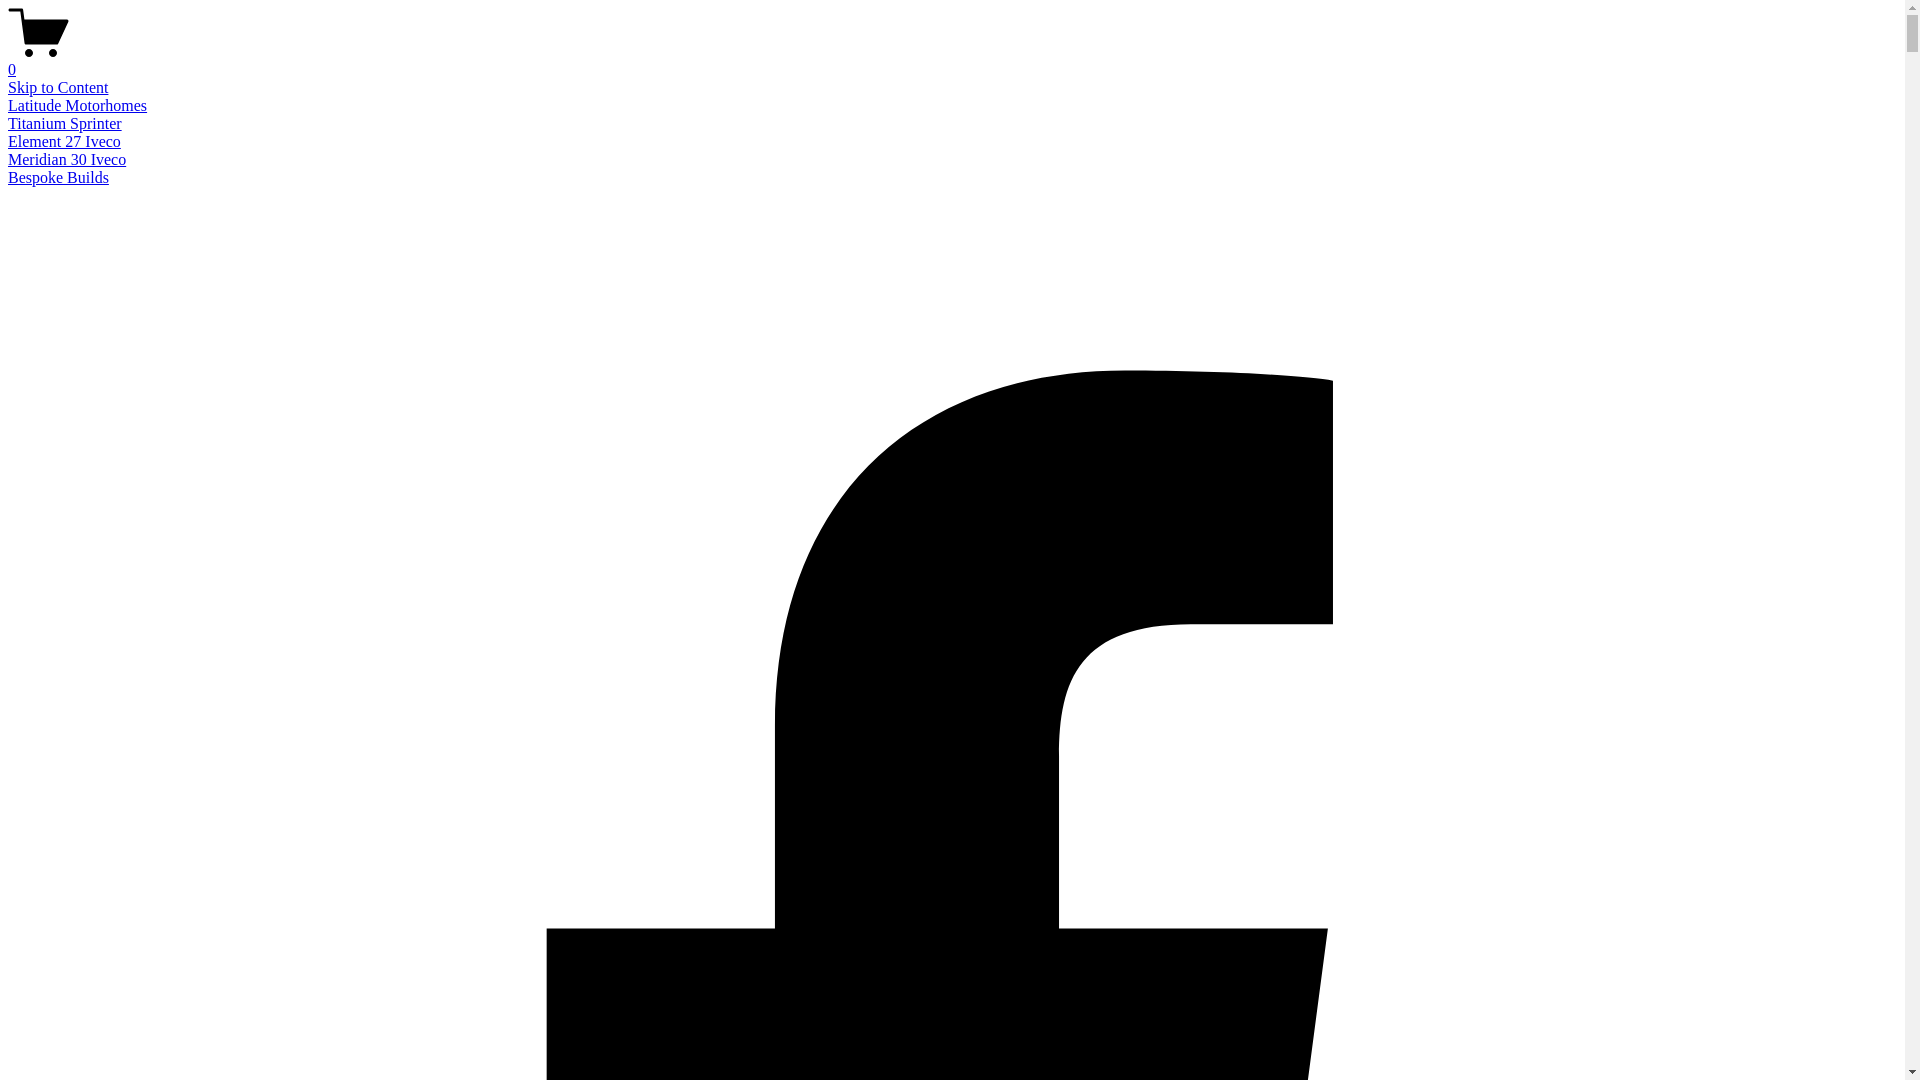 This screenshot has height=1080, width=1920. Describe the element at coordinates (64, 140) in the screenshot. I see `'Element 27 Iveco'` at that location.